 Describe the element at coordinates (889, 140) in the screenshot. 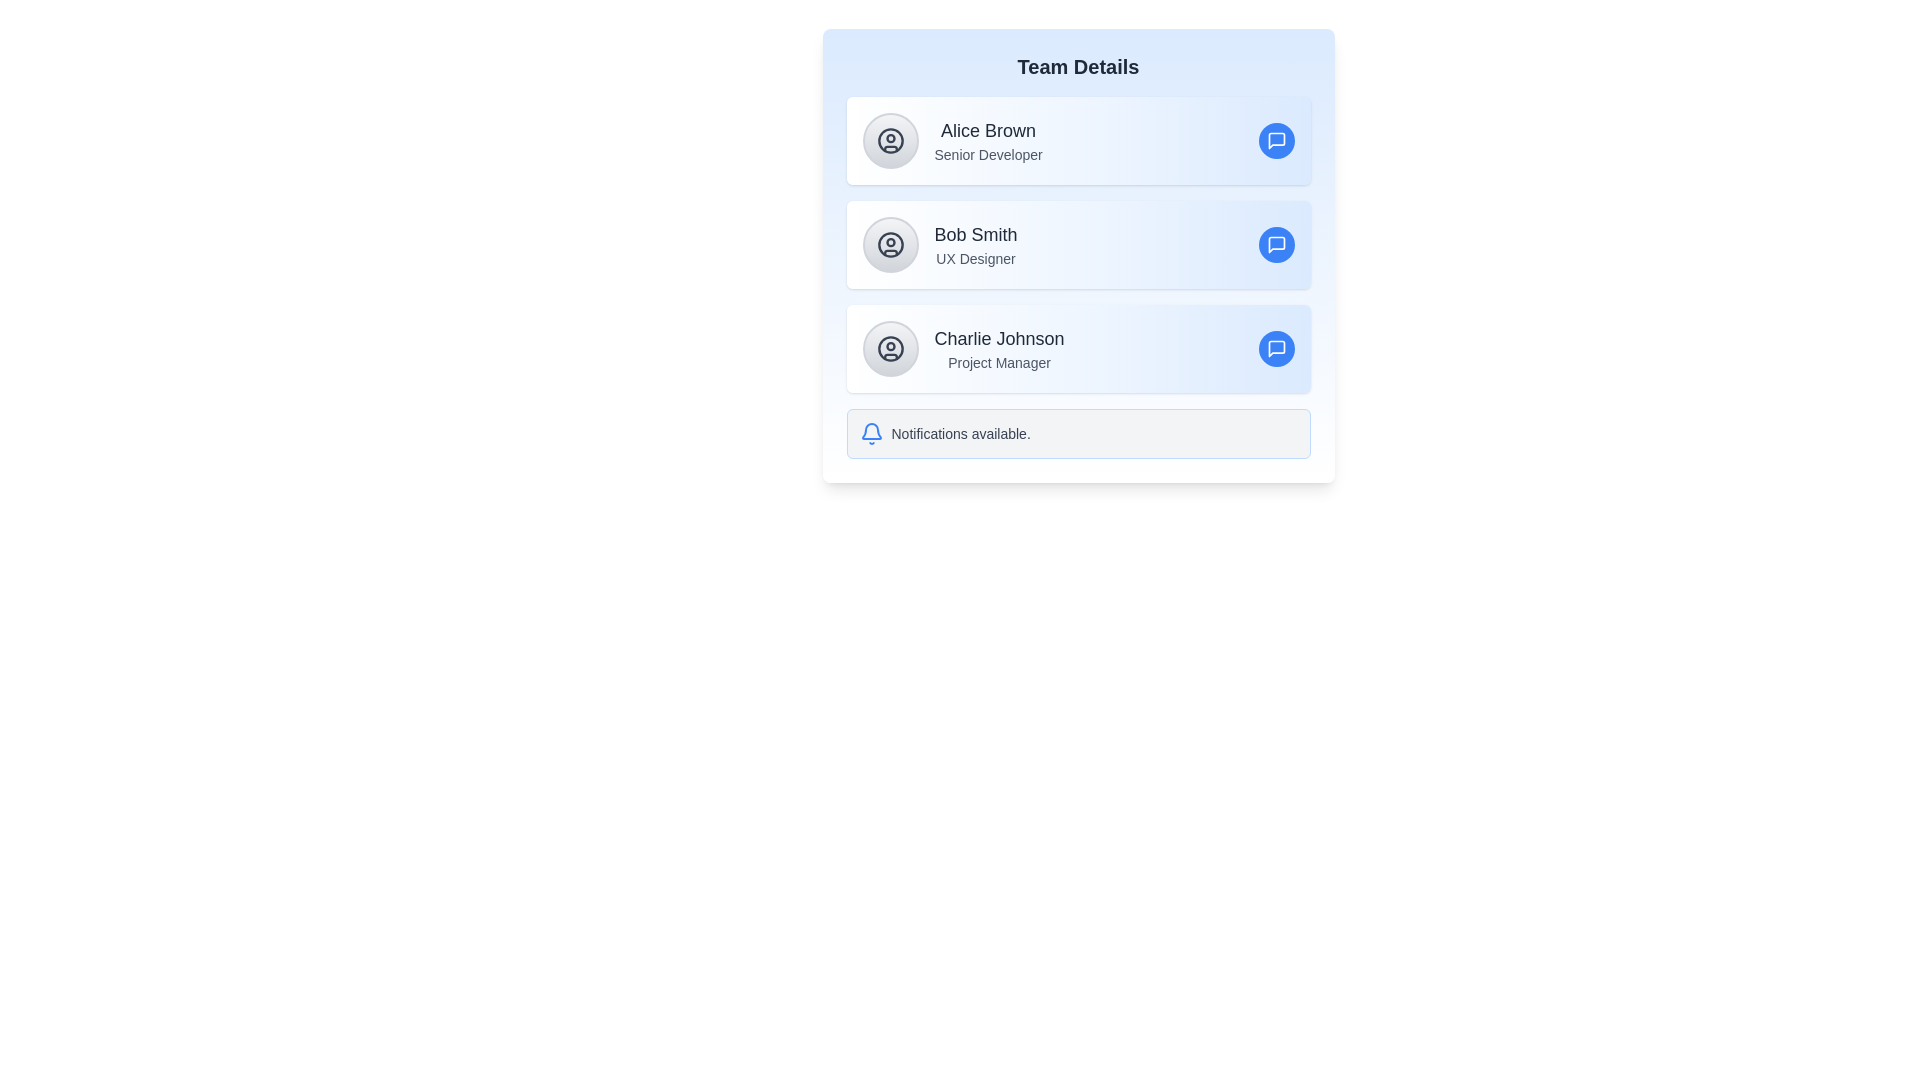

I see `the decorative profile icon located in the topmost user card of the 'Team Details' panel, positioned to the left of the name 'Alice Brown'` at that location.